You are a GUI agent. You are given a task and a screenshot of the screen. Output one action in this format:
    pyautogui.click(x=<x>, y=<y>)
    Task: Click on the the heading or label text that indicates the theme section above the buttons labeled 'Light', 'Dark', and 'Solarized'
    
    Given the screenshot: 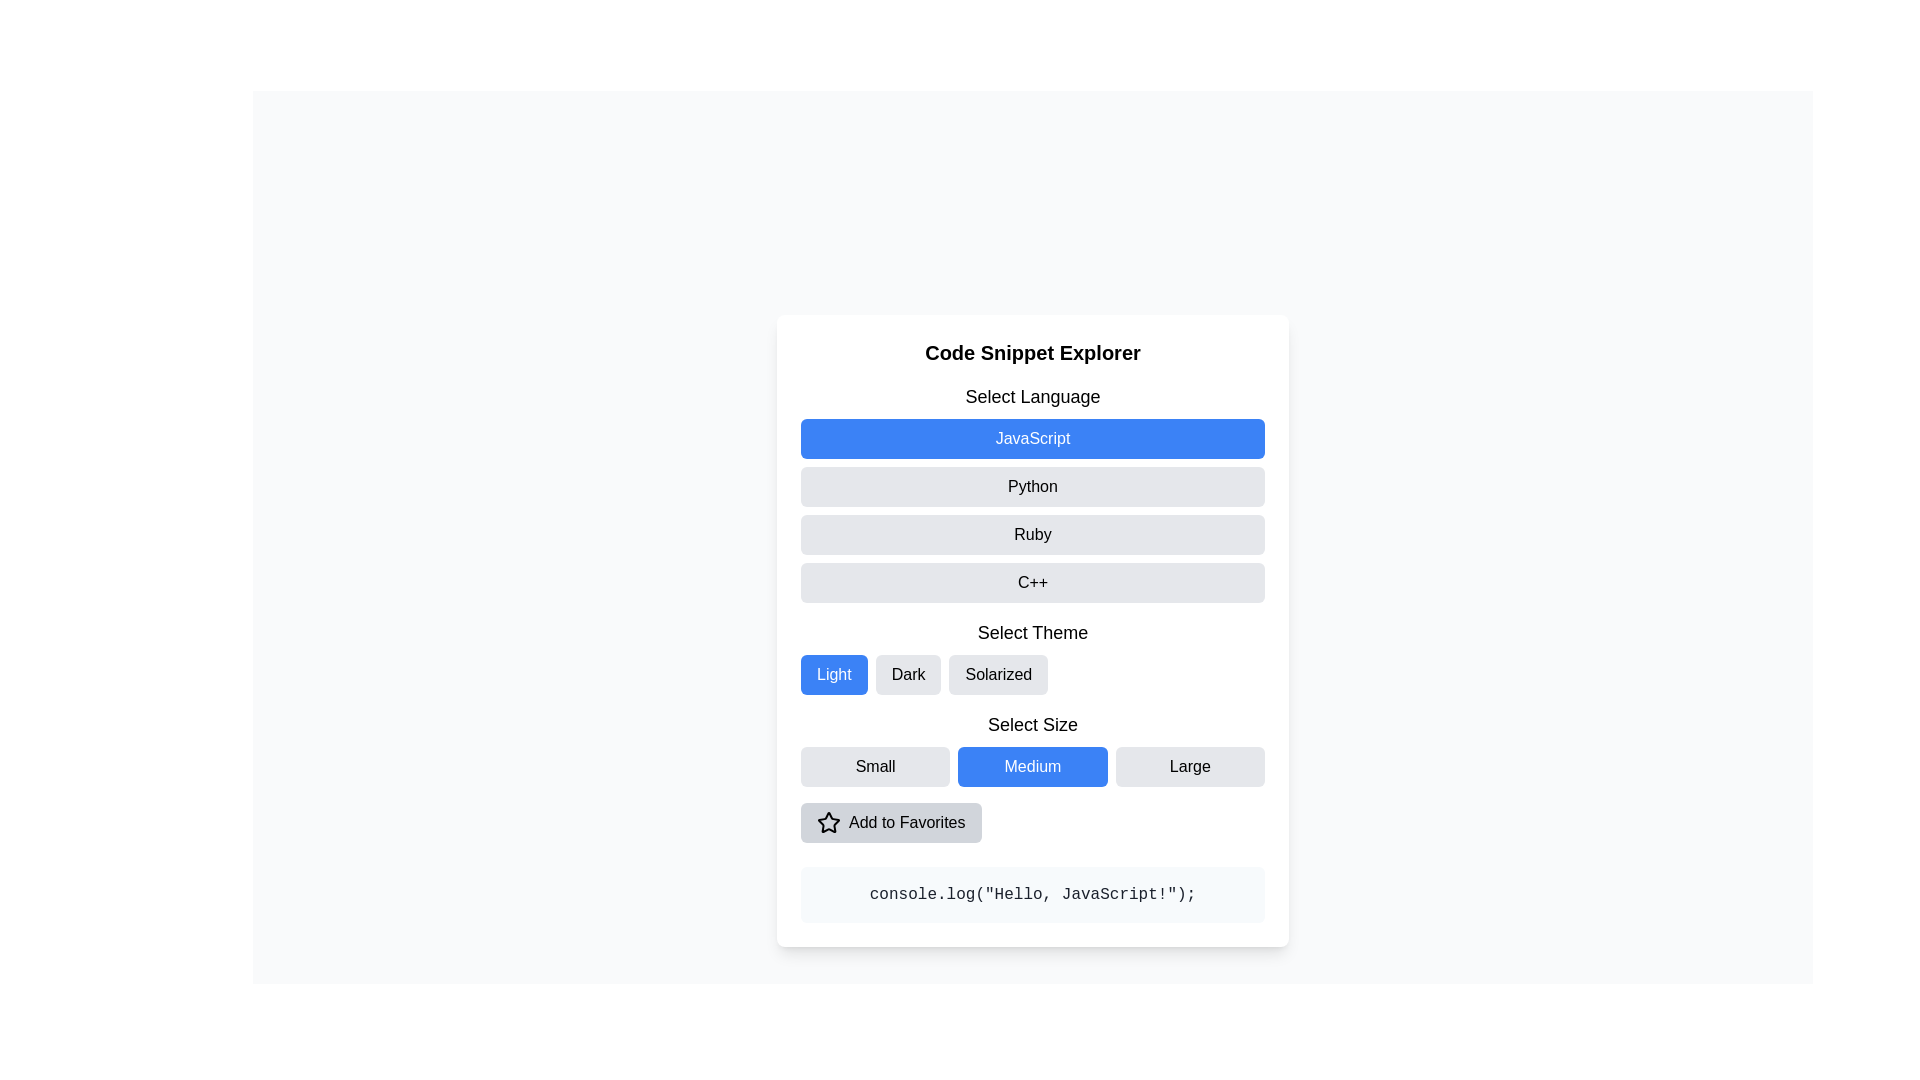 What is the action you would take?
    pyautogui.click(x=1032, y=632)
    